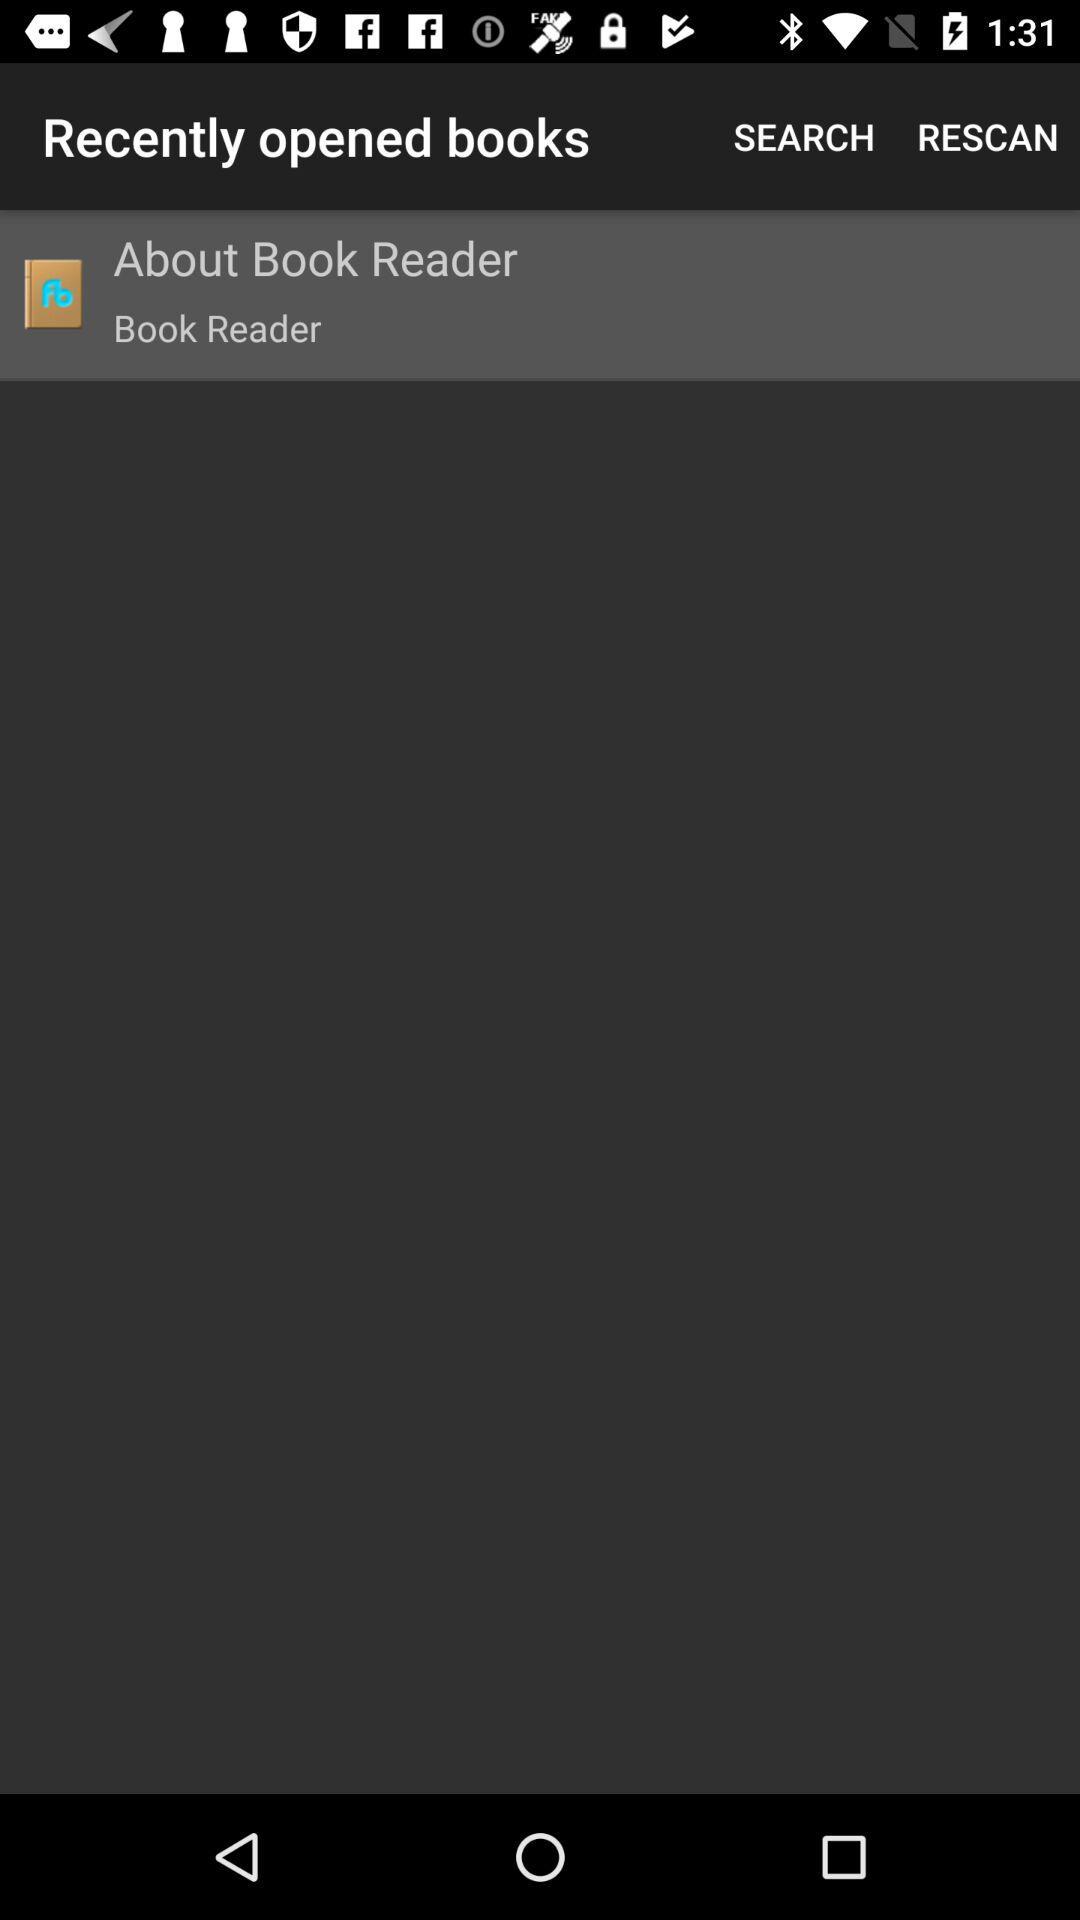 This screenshot has width=1080, height=1920. I want to click on icon below recently opened books icon, so click(51, 292).